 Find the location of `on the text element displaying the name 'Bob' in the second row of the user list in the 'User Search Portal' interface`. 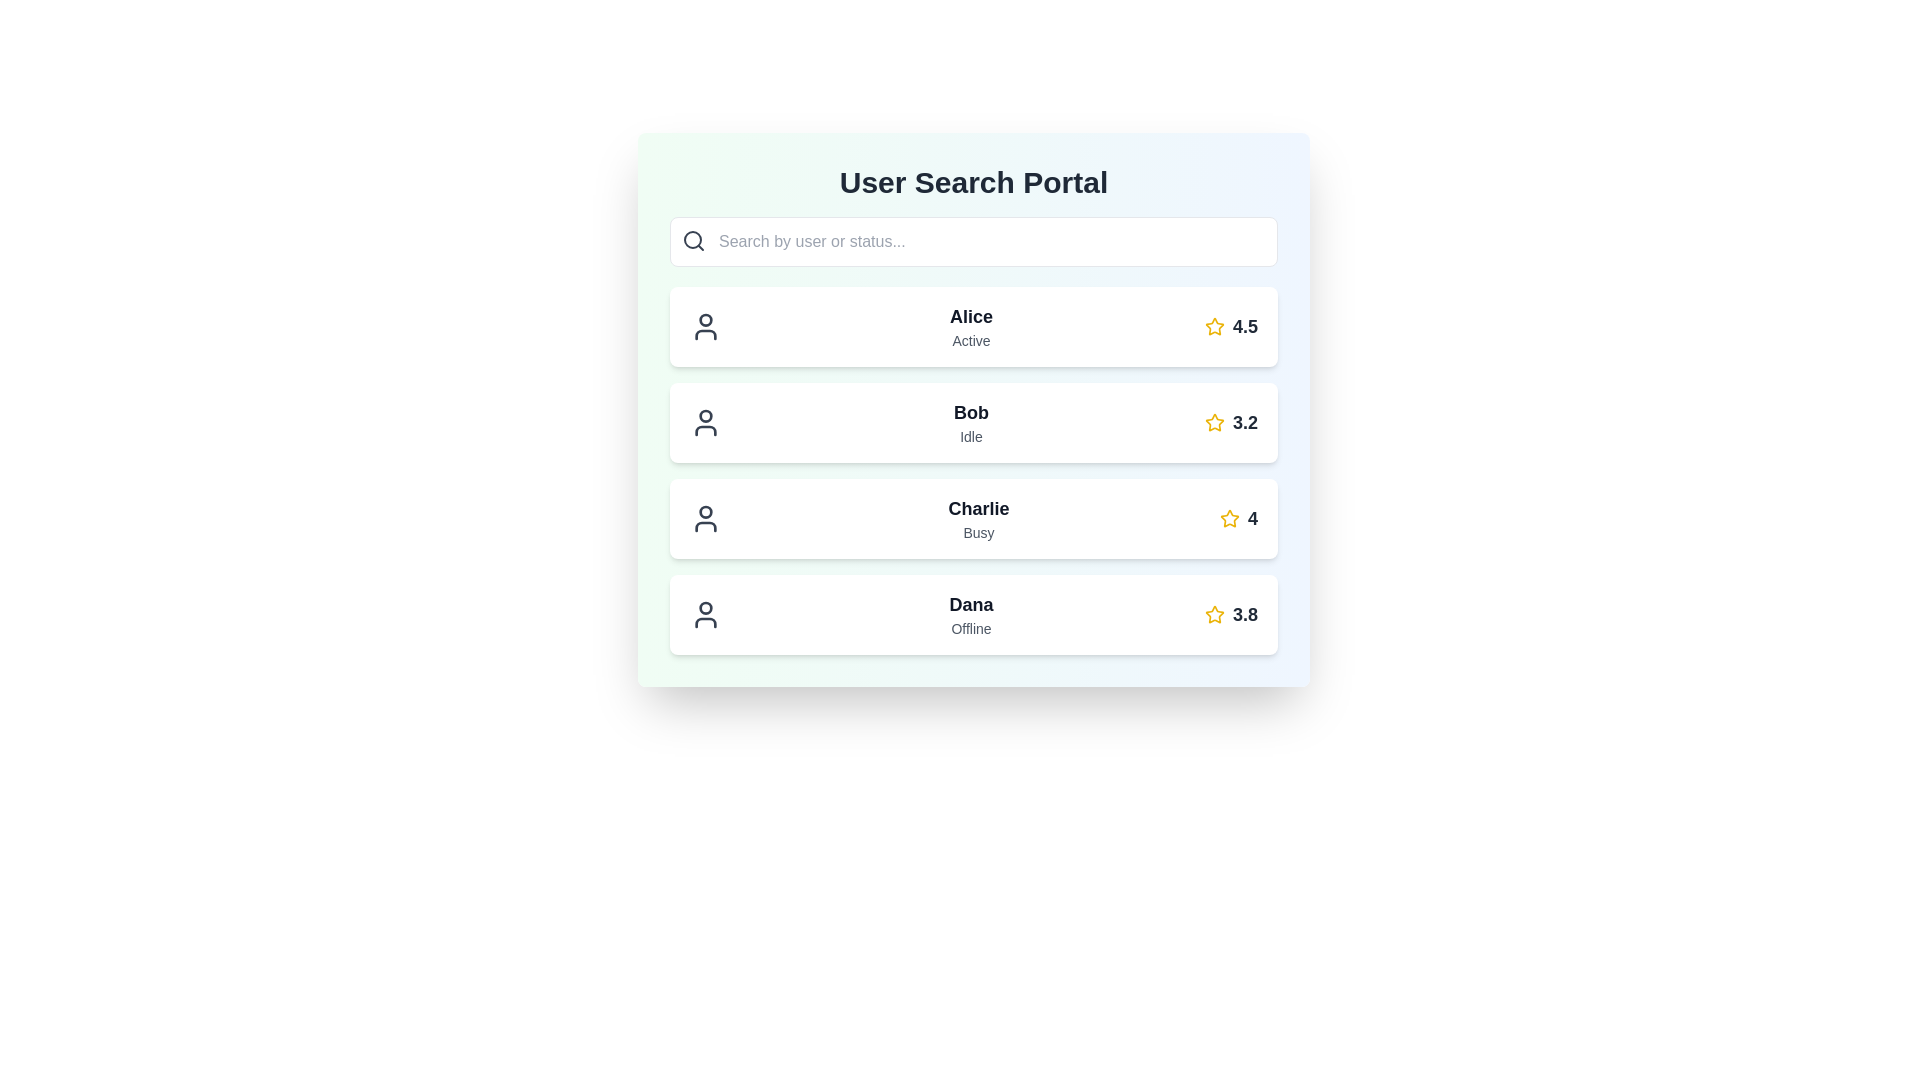

on the text element displaying the name 'Bob' in the second row of the user list in the 'User Search Portal' interface is located at coordinates (971, 411).